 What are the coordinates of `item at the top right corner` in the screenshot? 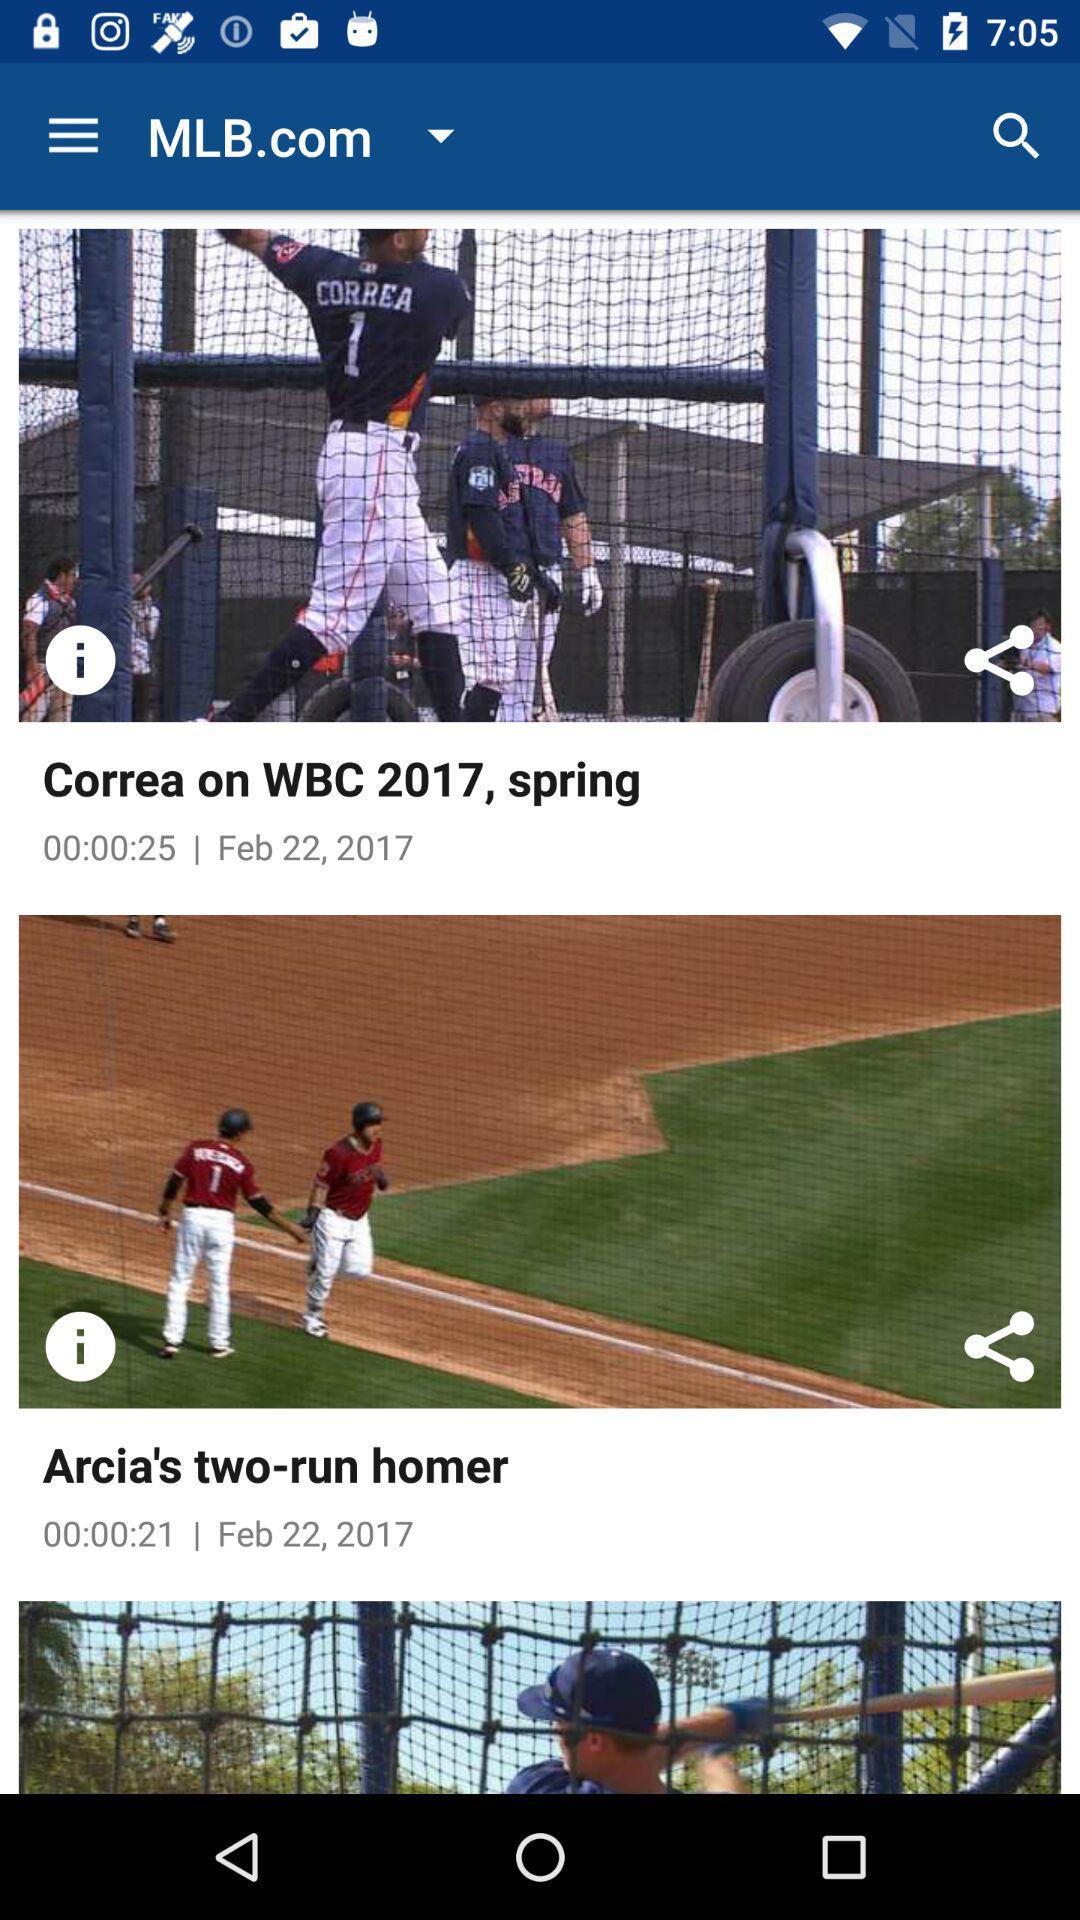 It's located at (1017, 135).